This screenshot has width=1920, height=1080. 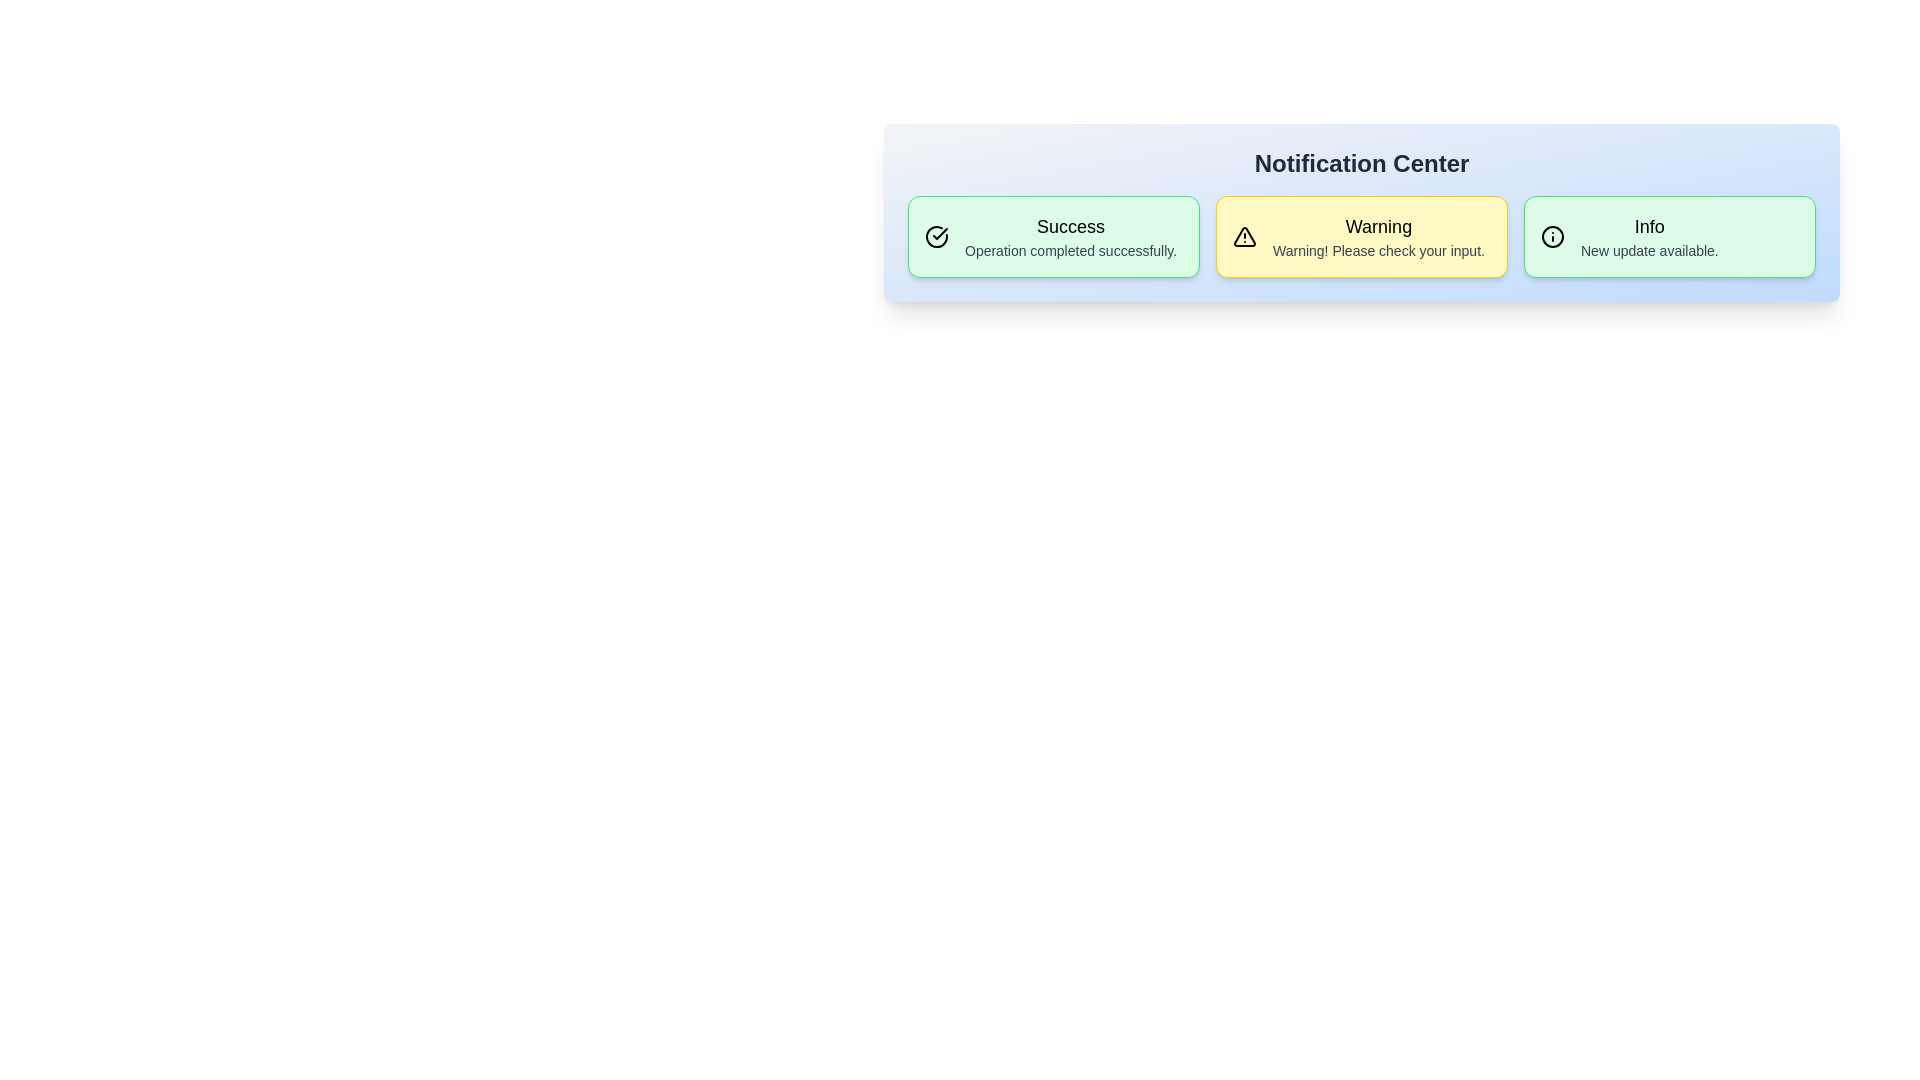 I want to click on the notification card corresponding to Success, so click(x=1053, y=235).